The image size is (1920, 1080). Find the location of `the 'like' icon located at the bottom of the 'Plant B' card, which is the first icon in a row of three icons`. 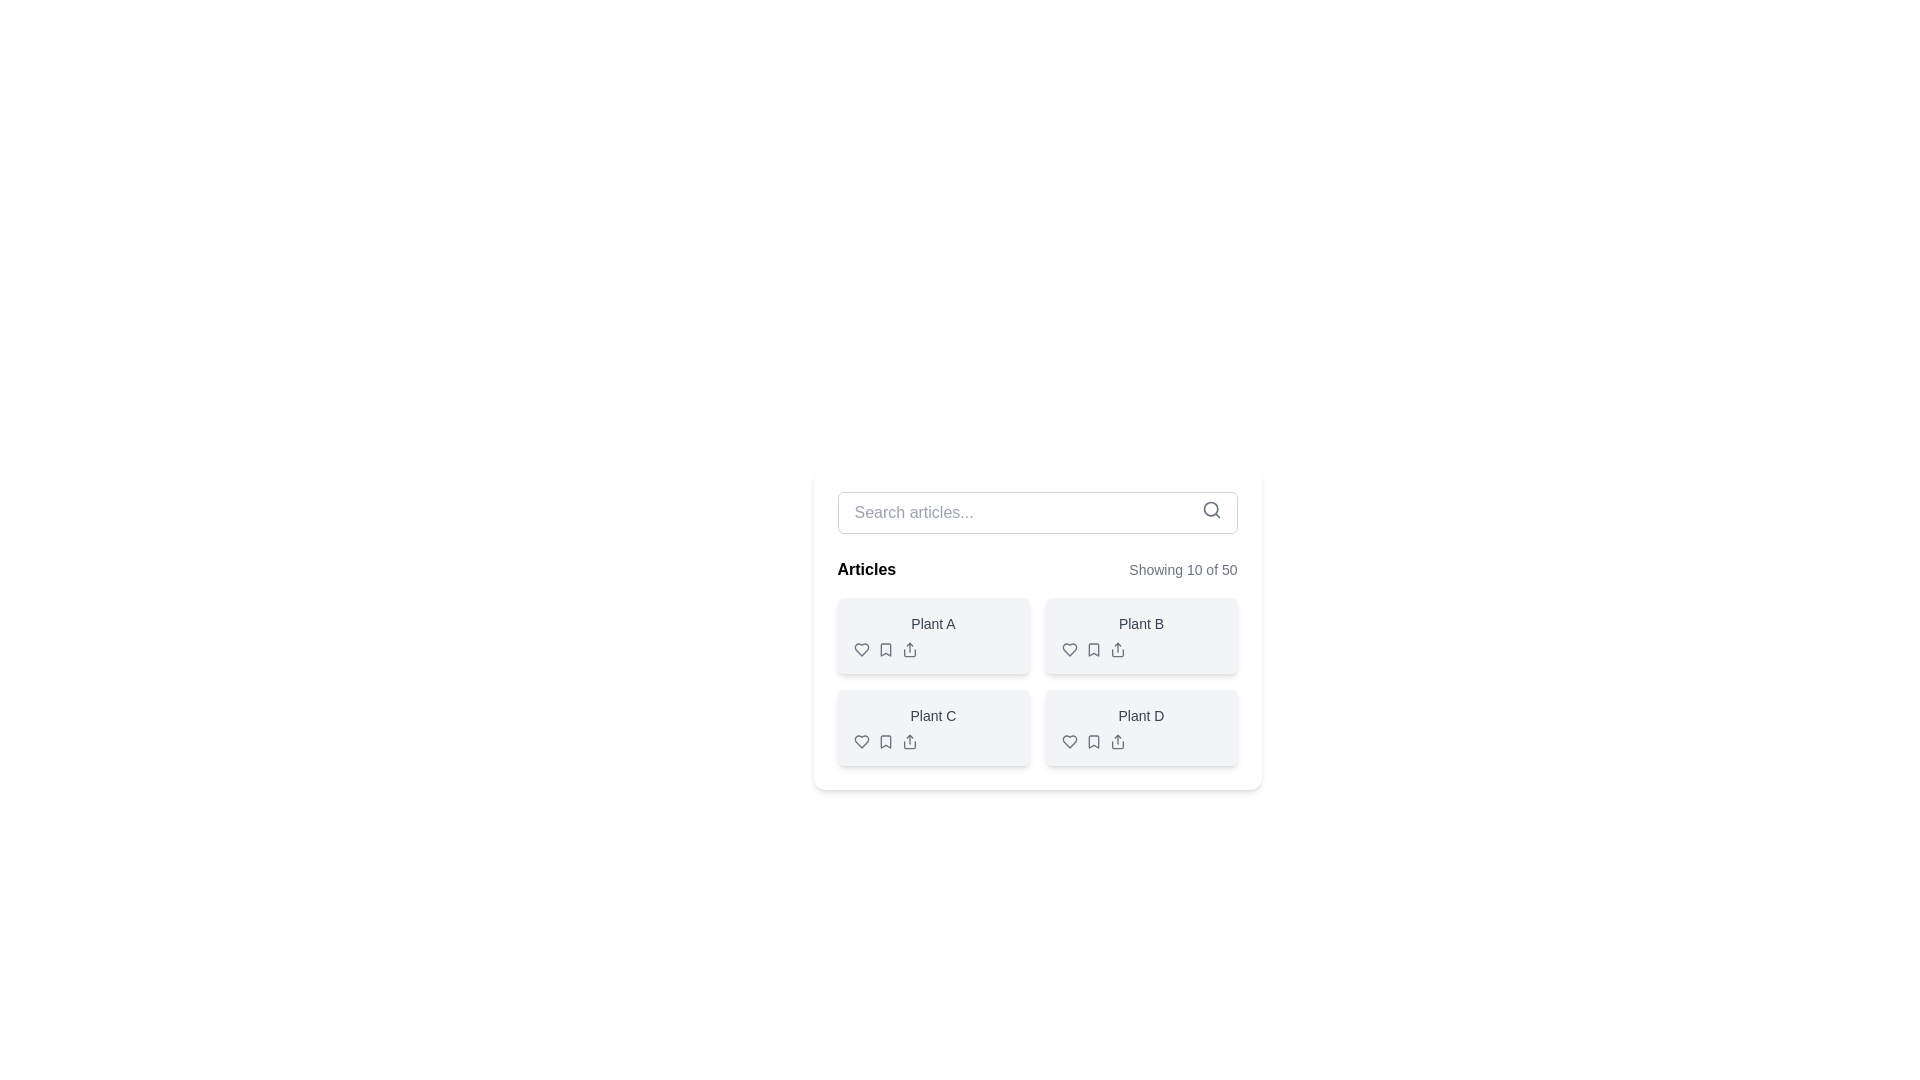

the 'like' icon located at the bottom of the 'Plant B' card, which is the first icon in a row of three icons is located at coordinates (1068, 650).